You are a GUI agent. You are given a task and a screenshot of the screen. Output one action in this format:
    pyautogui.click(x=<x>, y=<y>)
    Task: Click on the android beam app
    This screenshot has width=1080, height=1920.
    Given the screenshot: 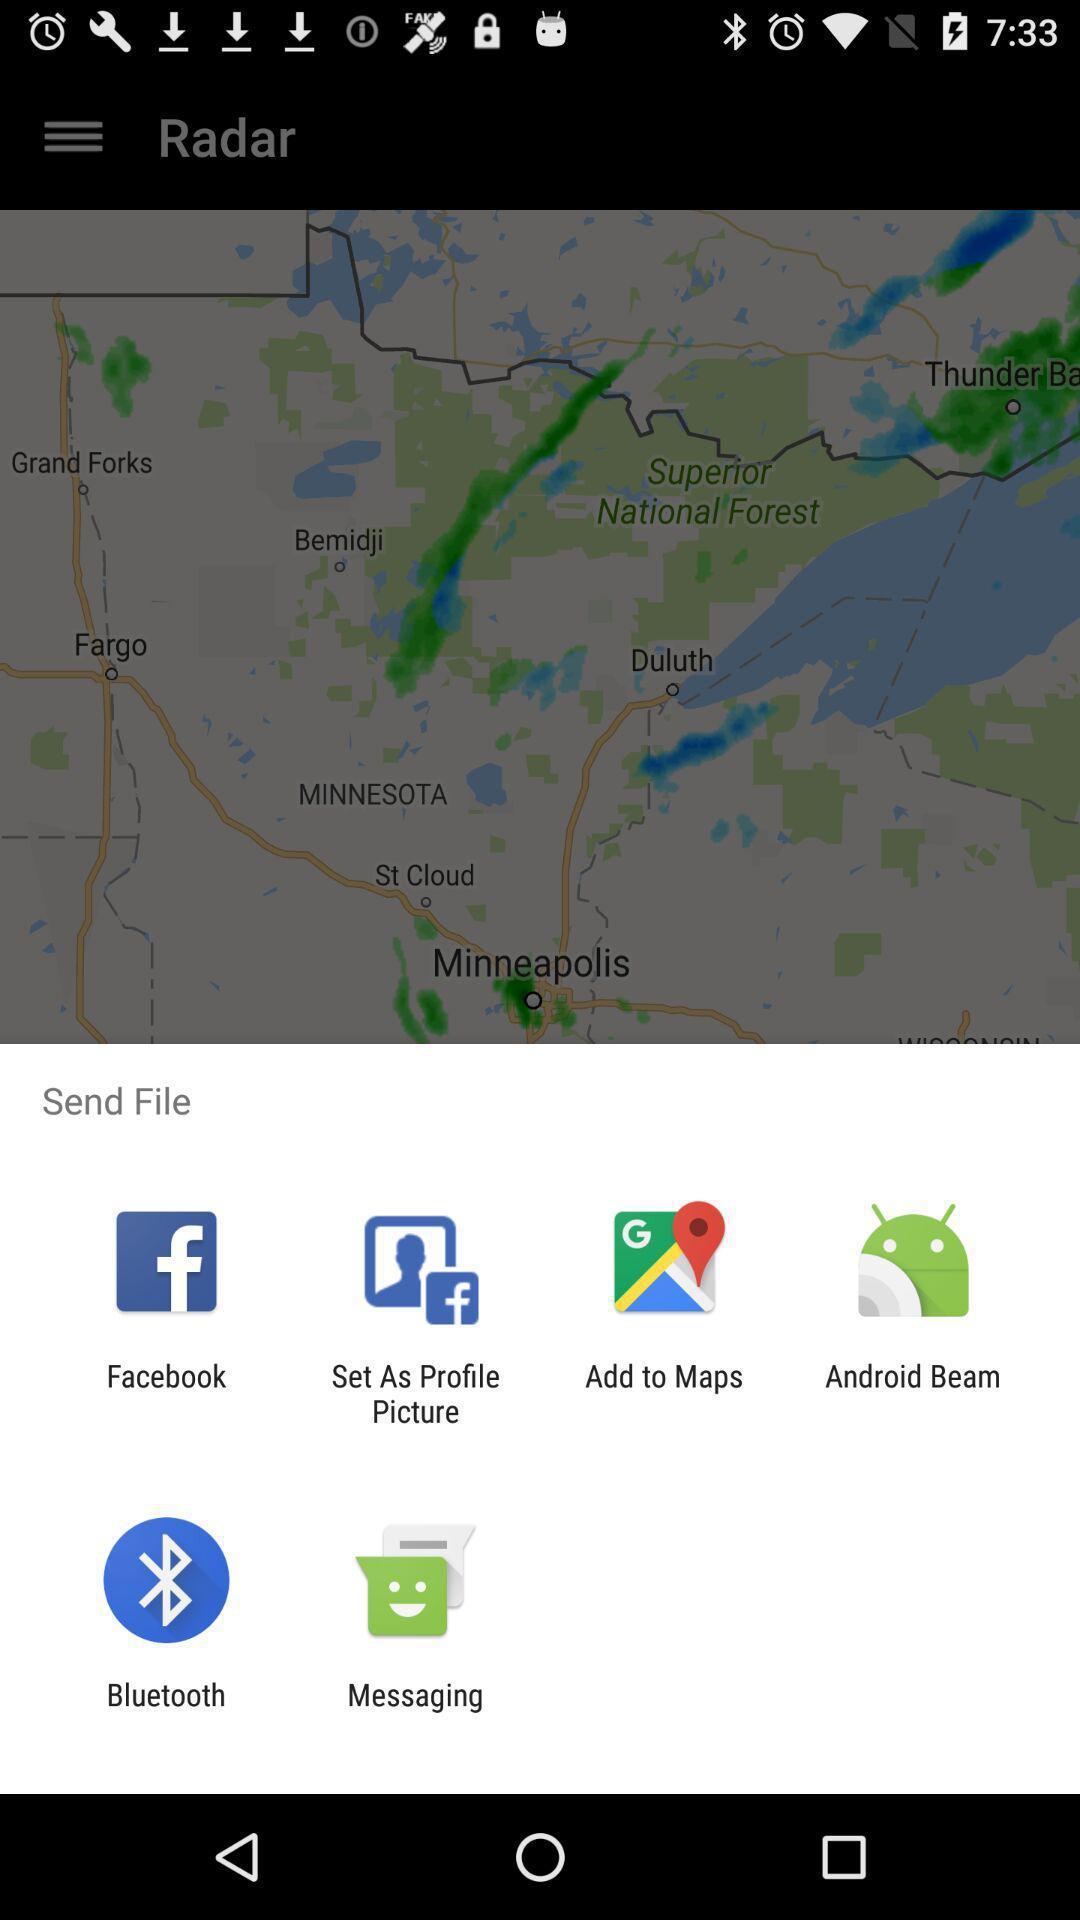 What is the action you would take?
    pyautogui.click(x=913, y=1392)
    